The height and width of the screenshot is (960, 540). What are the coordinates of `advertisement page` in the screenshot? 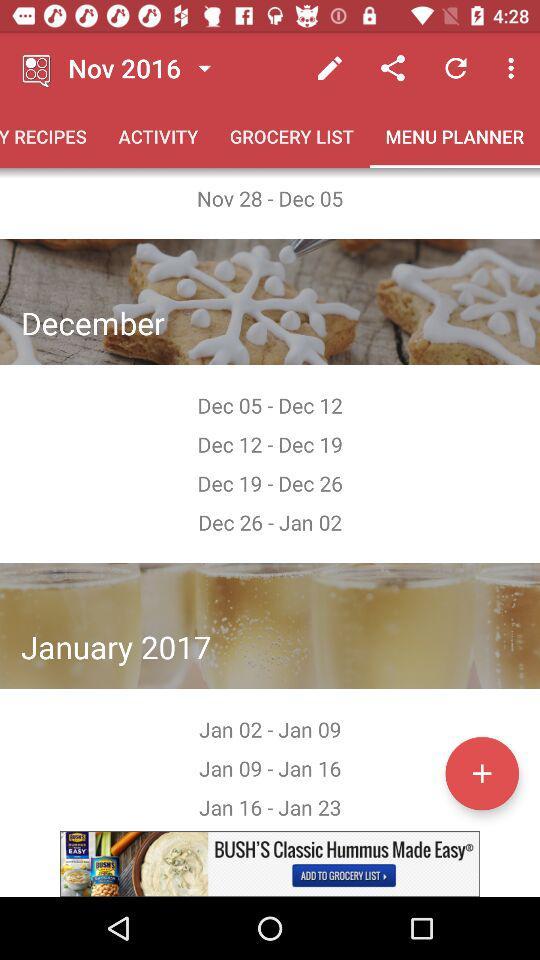 It's located at (270, 863).